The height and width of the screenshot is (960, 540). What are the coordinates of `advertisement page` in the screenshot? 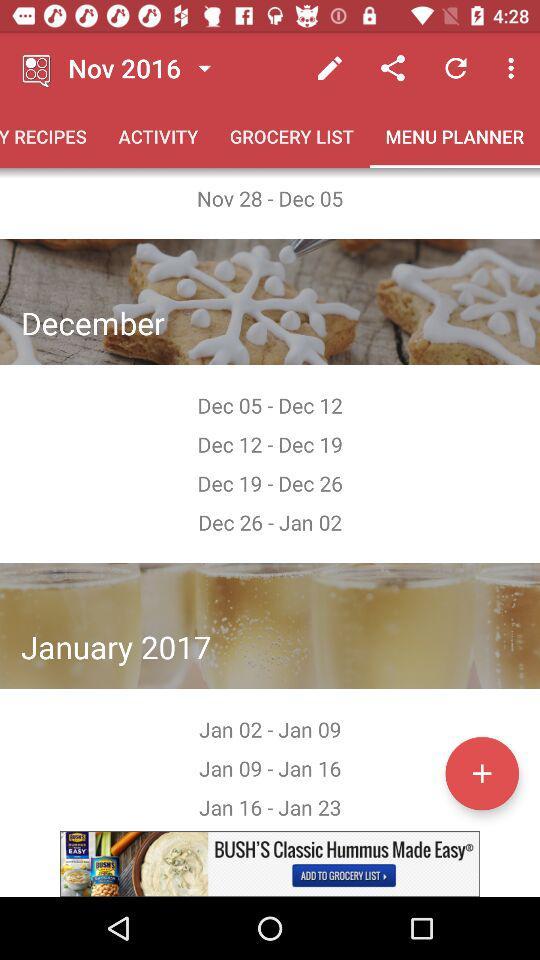 It's located at (270, 863).